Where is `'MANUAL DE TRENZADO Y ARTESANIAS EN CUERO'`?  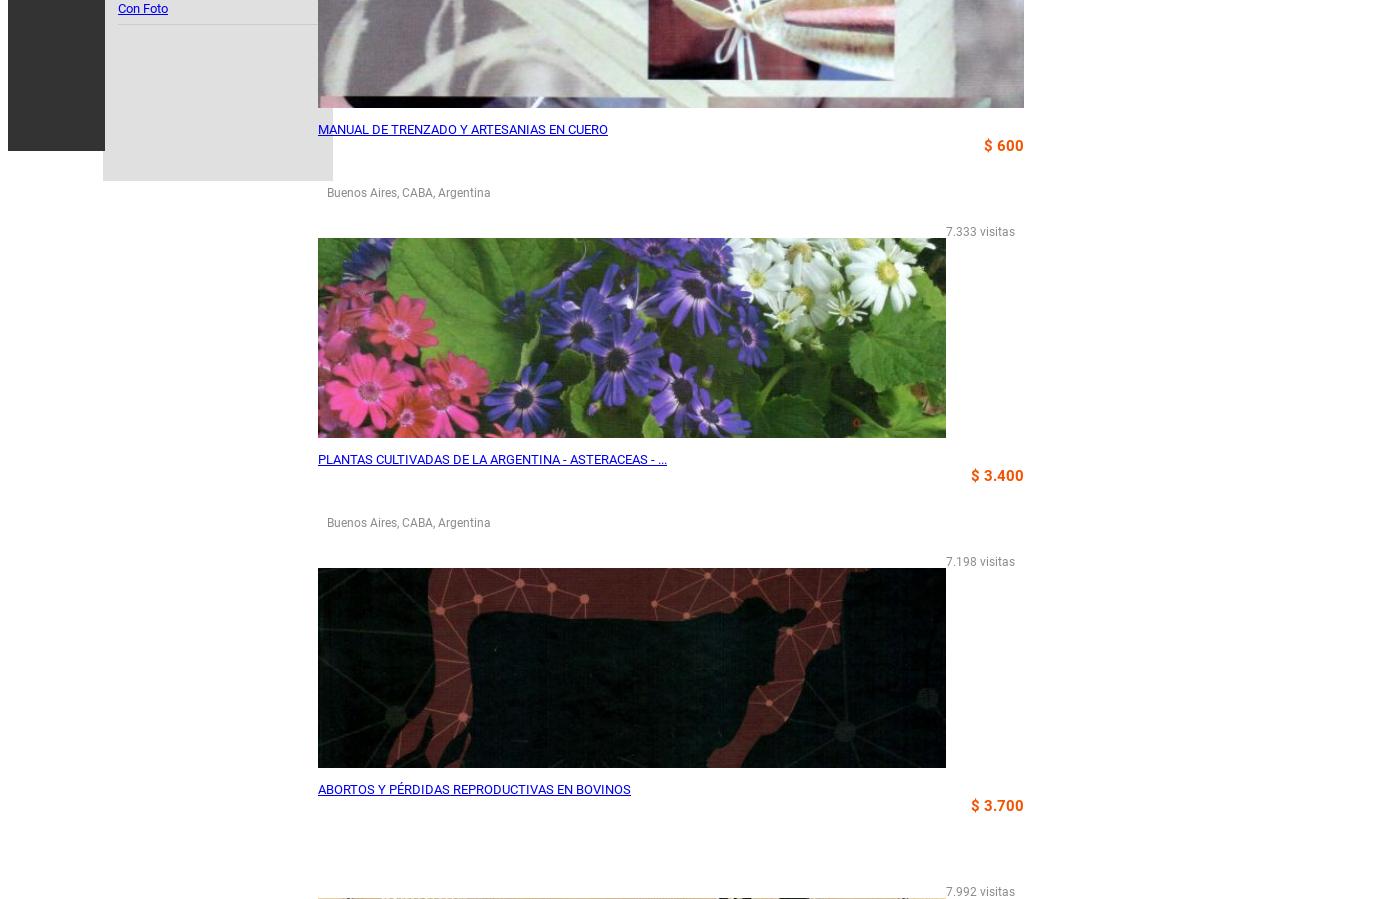 'MANUAL DE TRENZADO Y ARTESANIAS EN CUERO' is located at coordinates (462, 128).